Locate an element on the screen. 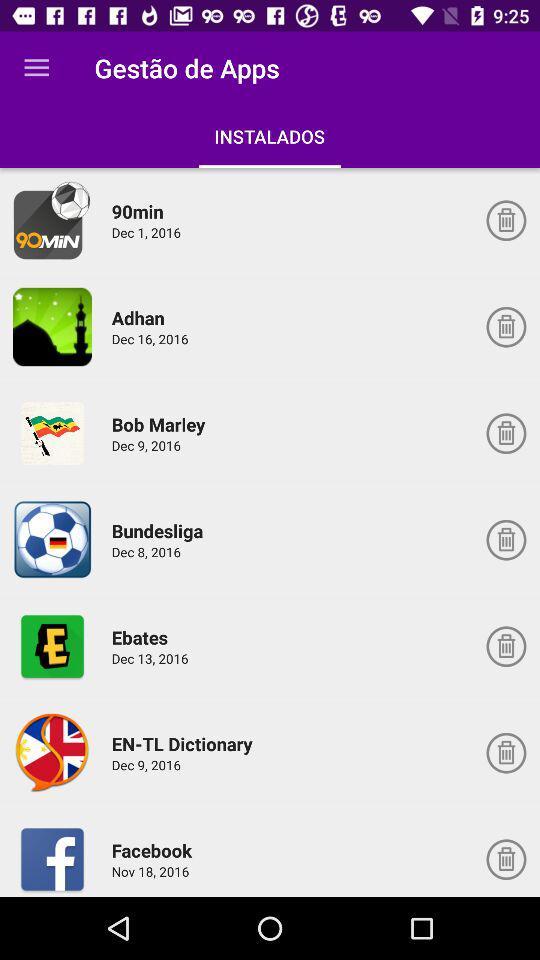 This screenshot has width=540, height=960. open application page is located at coordinates (52, 752).